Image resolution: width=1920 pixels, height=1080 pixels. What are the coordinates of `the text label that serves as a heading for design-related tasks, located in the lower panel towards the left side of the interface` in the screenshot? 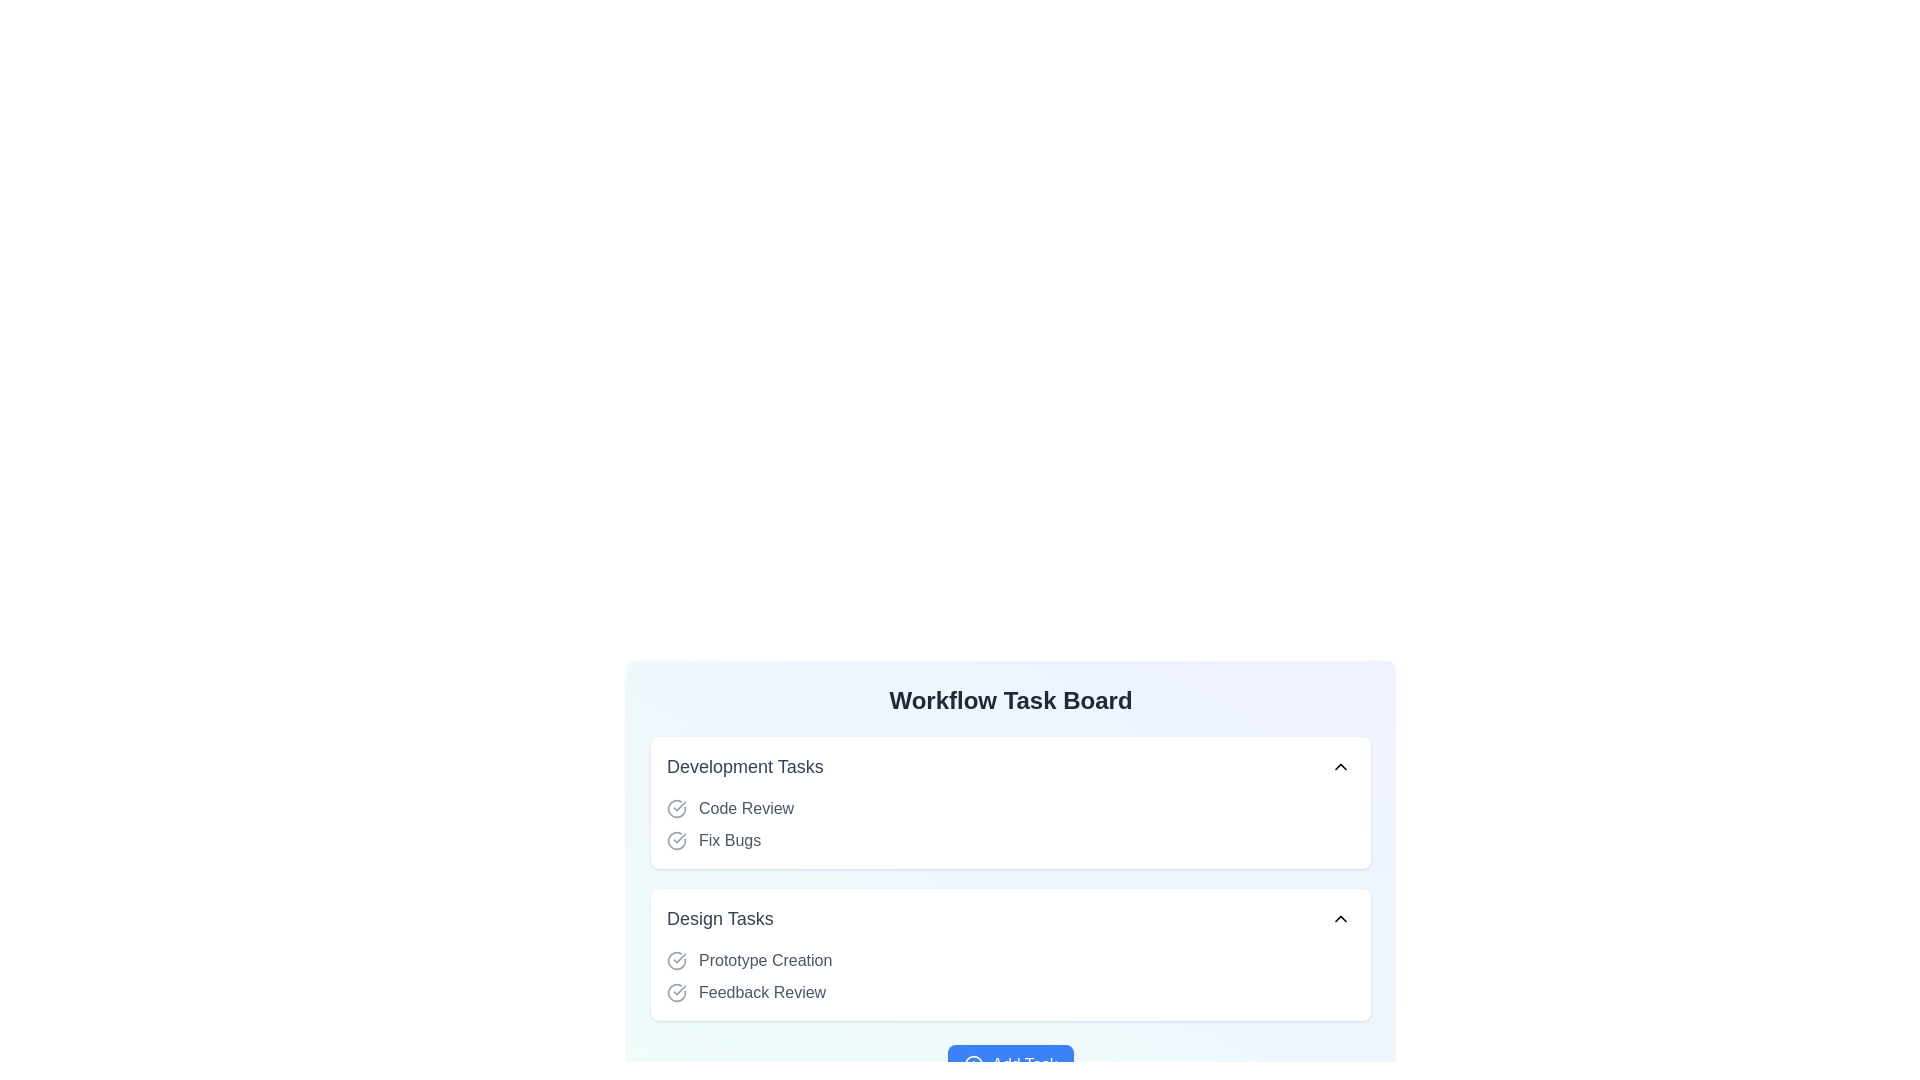 It's located at (720, 918).